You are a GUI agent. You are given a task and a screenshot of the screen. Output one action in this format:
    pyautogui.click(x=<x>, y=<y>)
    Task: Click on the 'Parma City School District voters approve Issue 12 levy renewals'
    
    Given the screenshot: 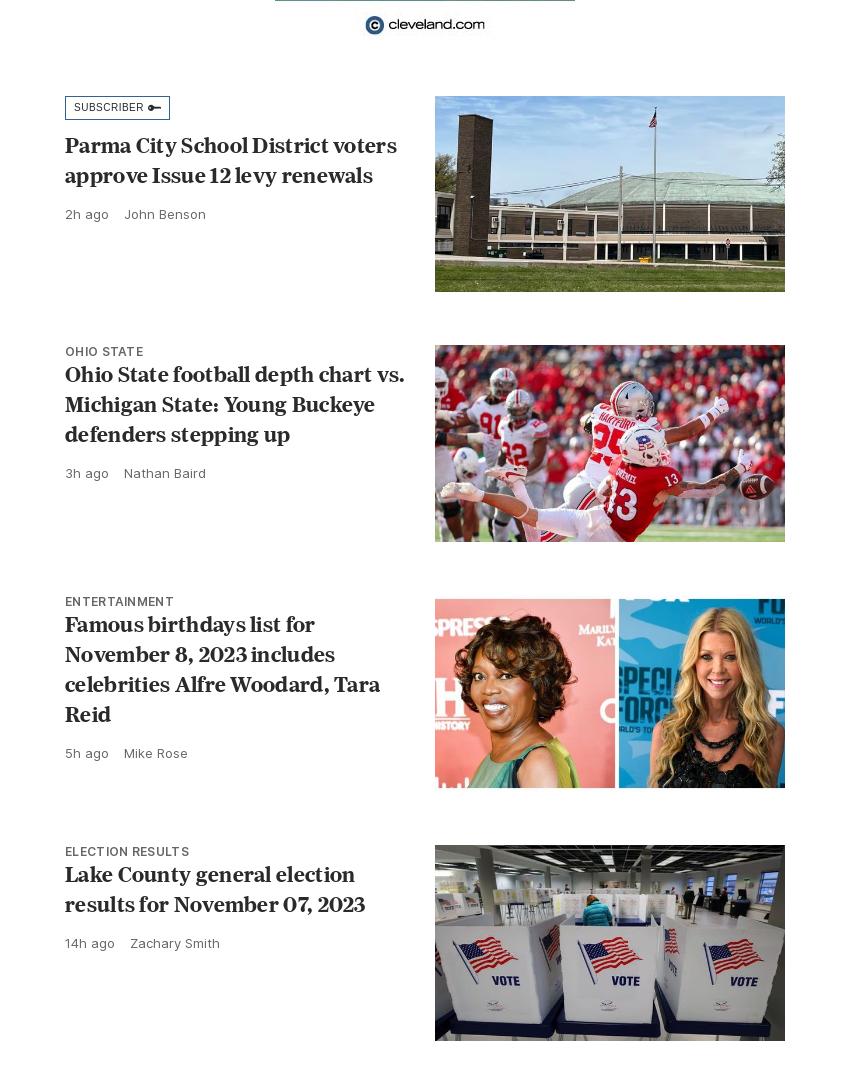 What is the action you would take?
    pyautogui.click(x=230, y=158)
    